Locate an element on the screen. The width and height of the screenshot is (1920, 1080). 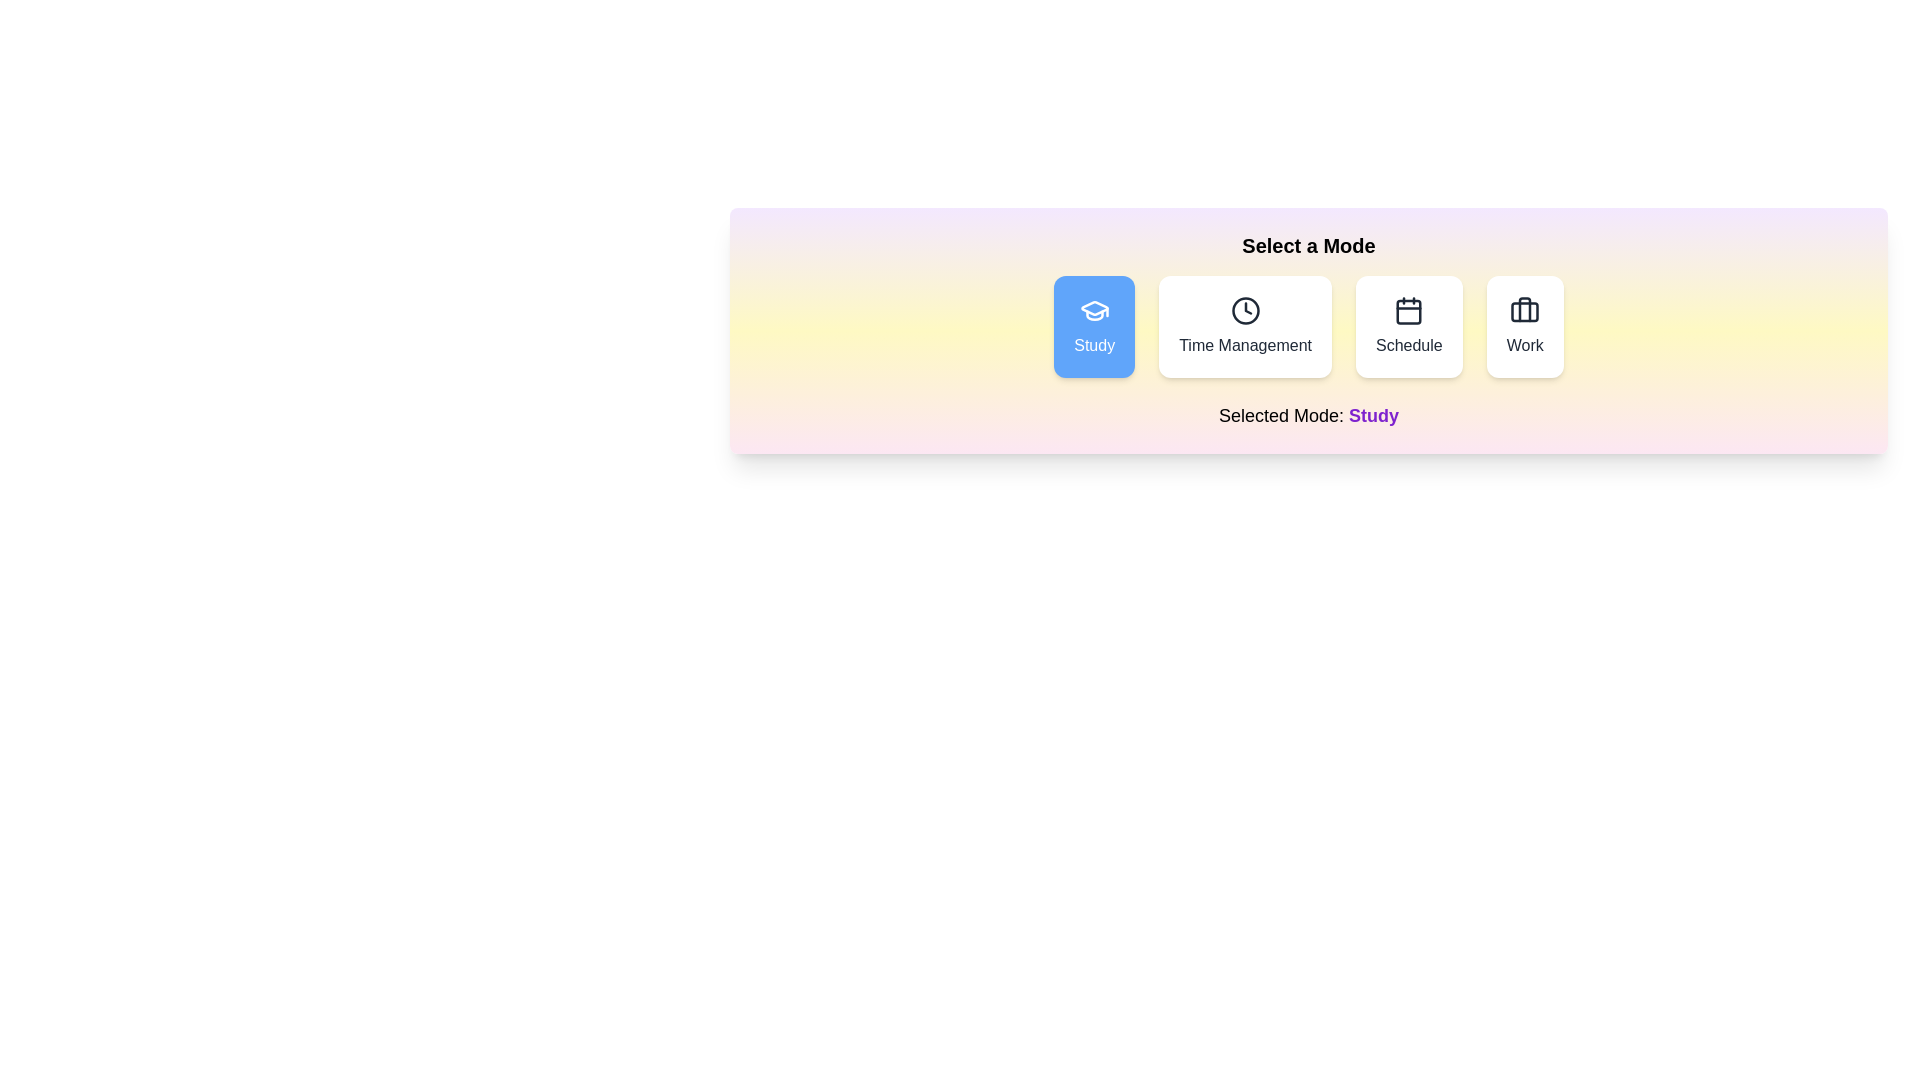
the button labeled Time Management to observe its hover effect is located at coordinates (1244, 326).